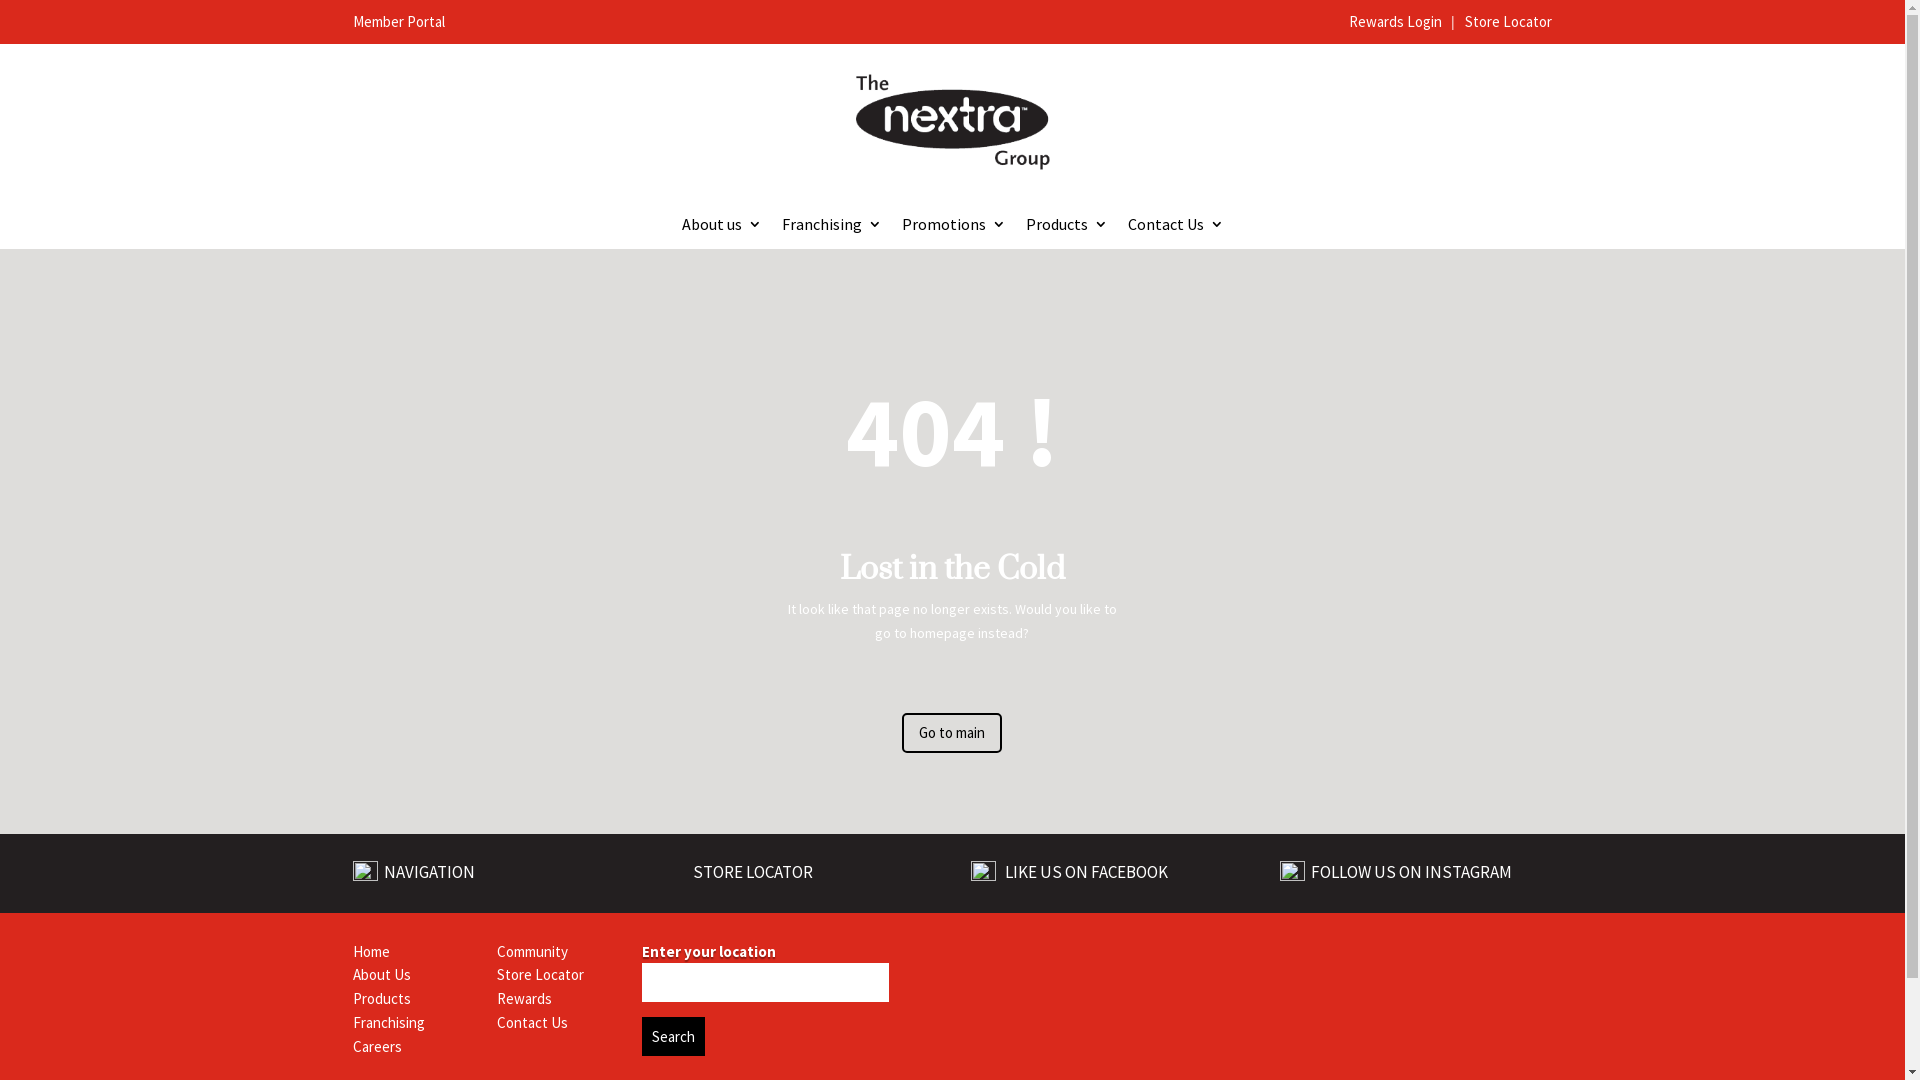 This screenshot has height=1080, width=1920. I want to click on 'Rewards Login', so click(1395, 21).